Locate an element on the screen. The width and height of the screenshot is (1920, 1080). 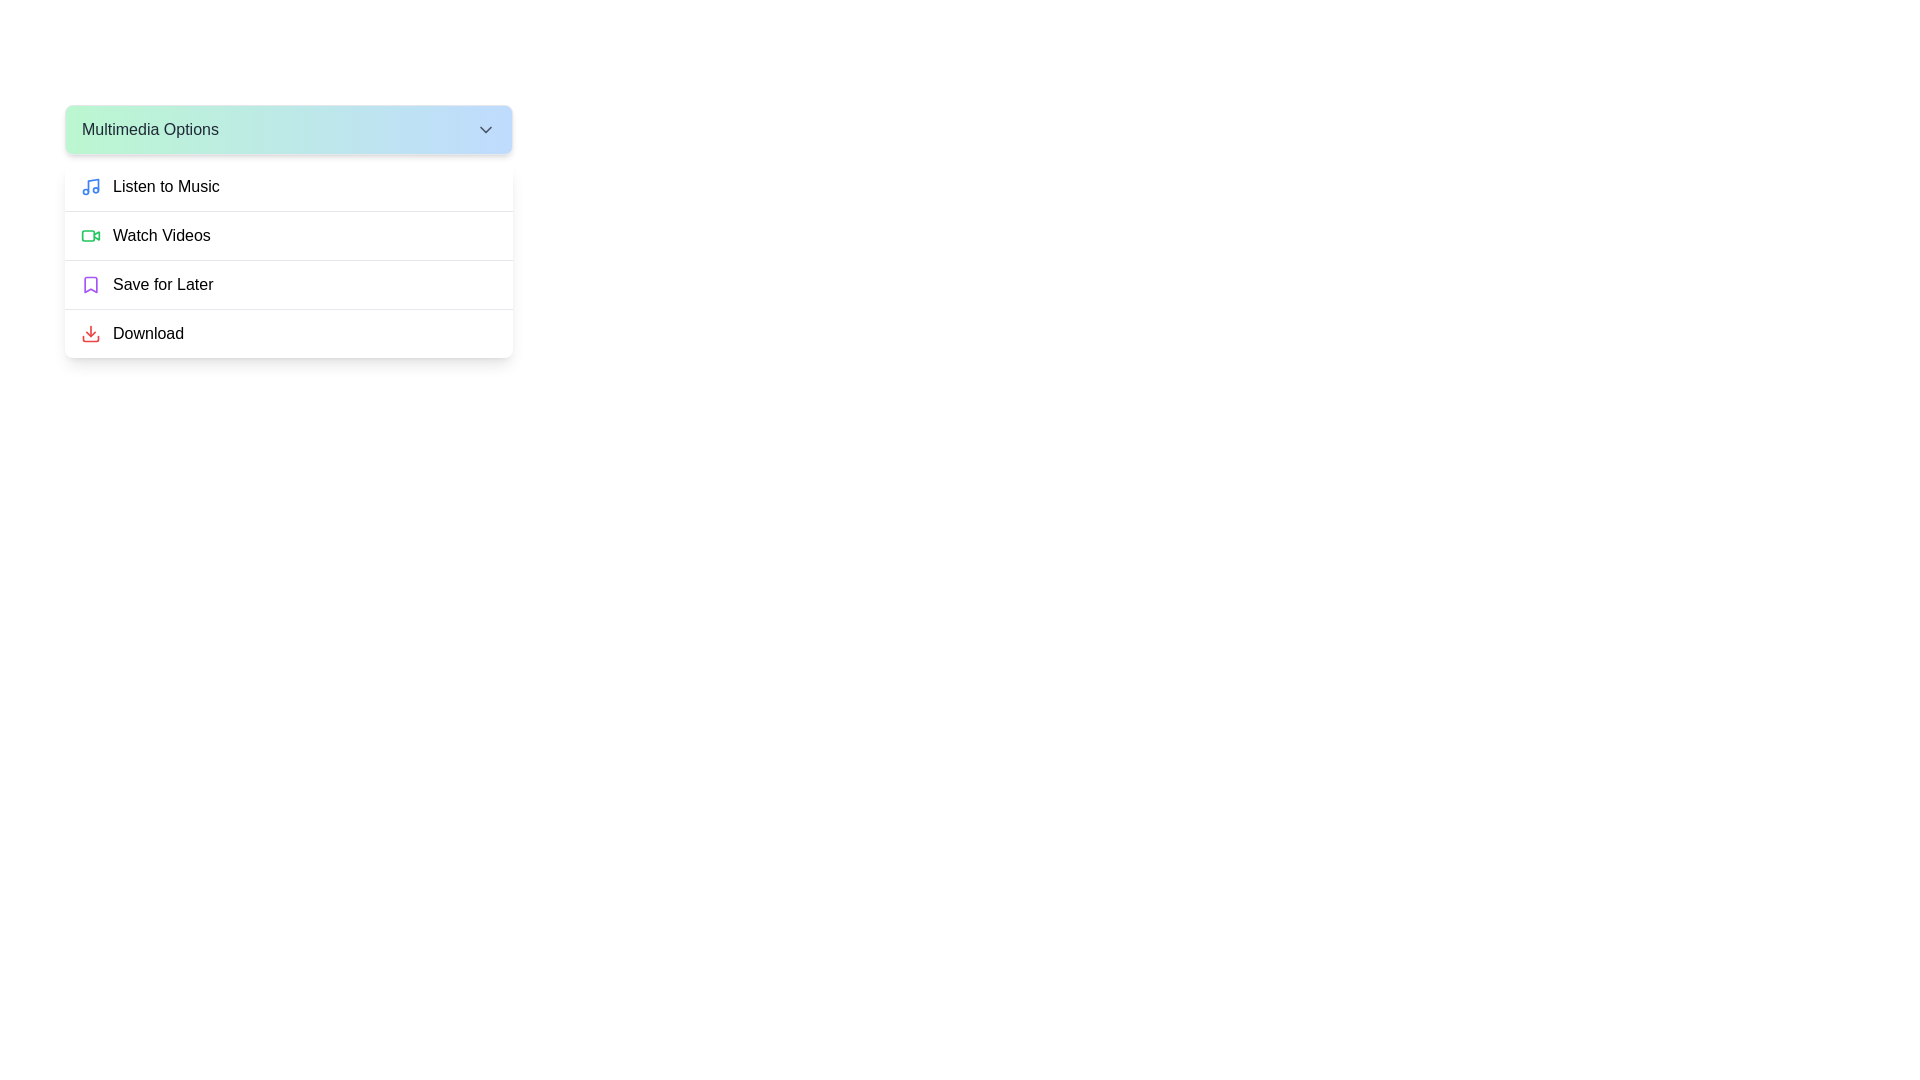
the purple bookmark icon located in the dropdown menu under 'Save for Later' to interact with its associated functionality is located at coordinates (90, 285).